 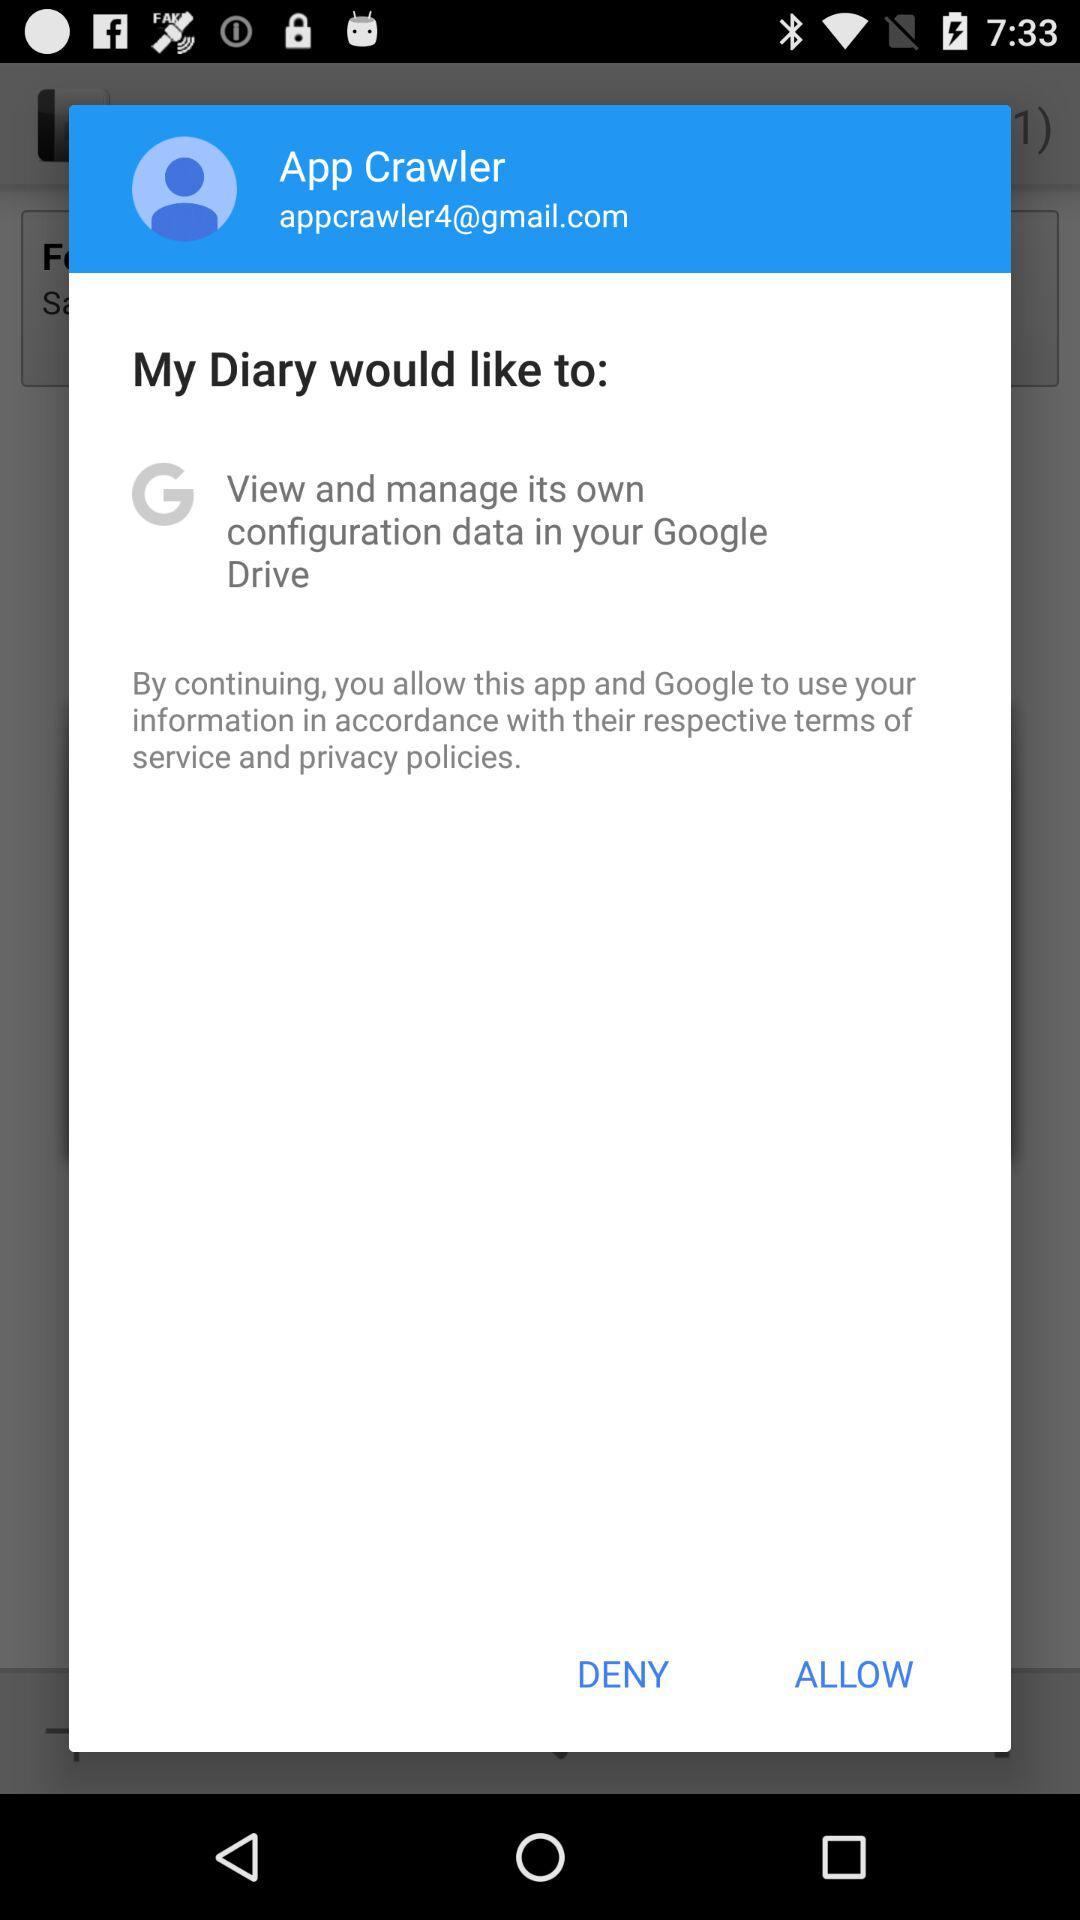 I want to click on the button next to the allow button, so click(x=621, y=1673).